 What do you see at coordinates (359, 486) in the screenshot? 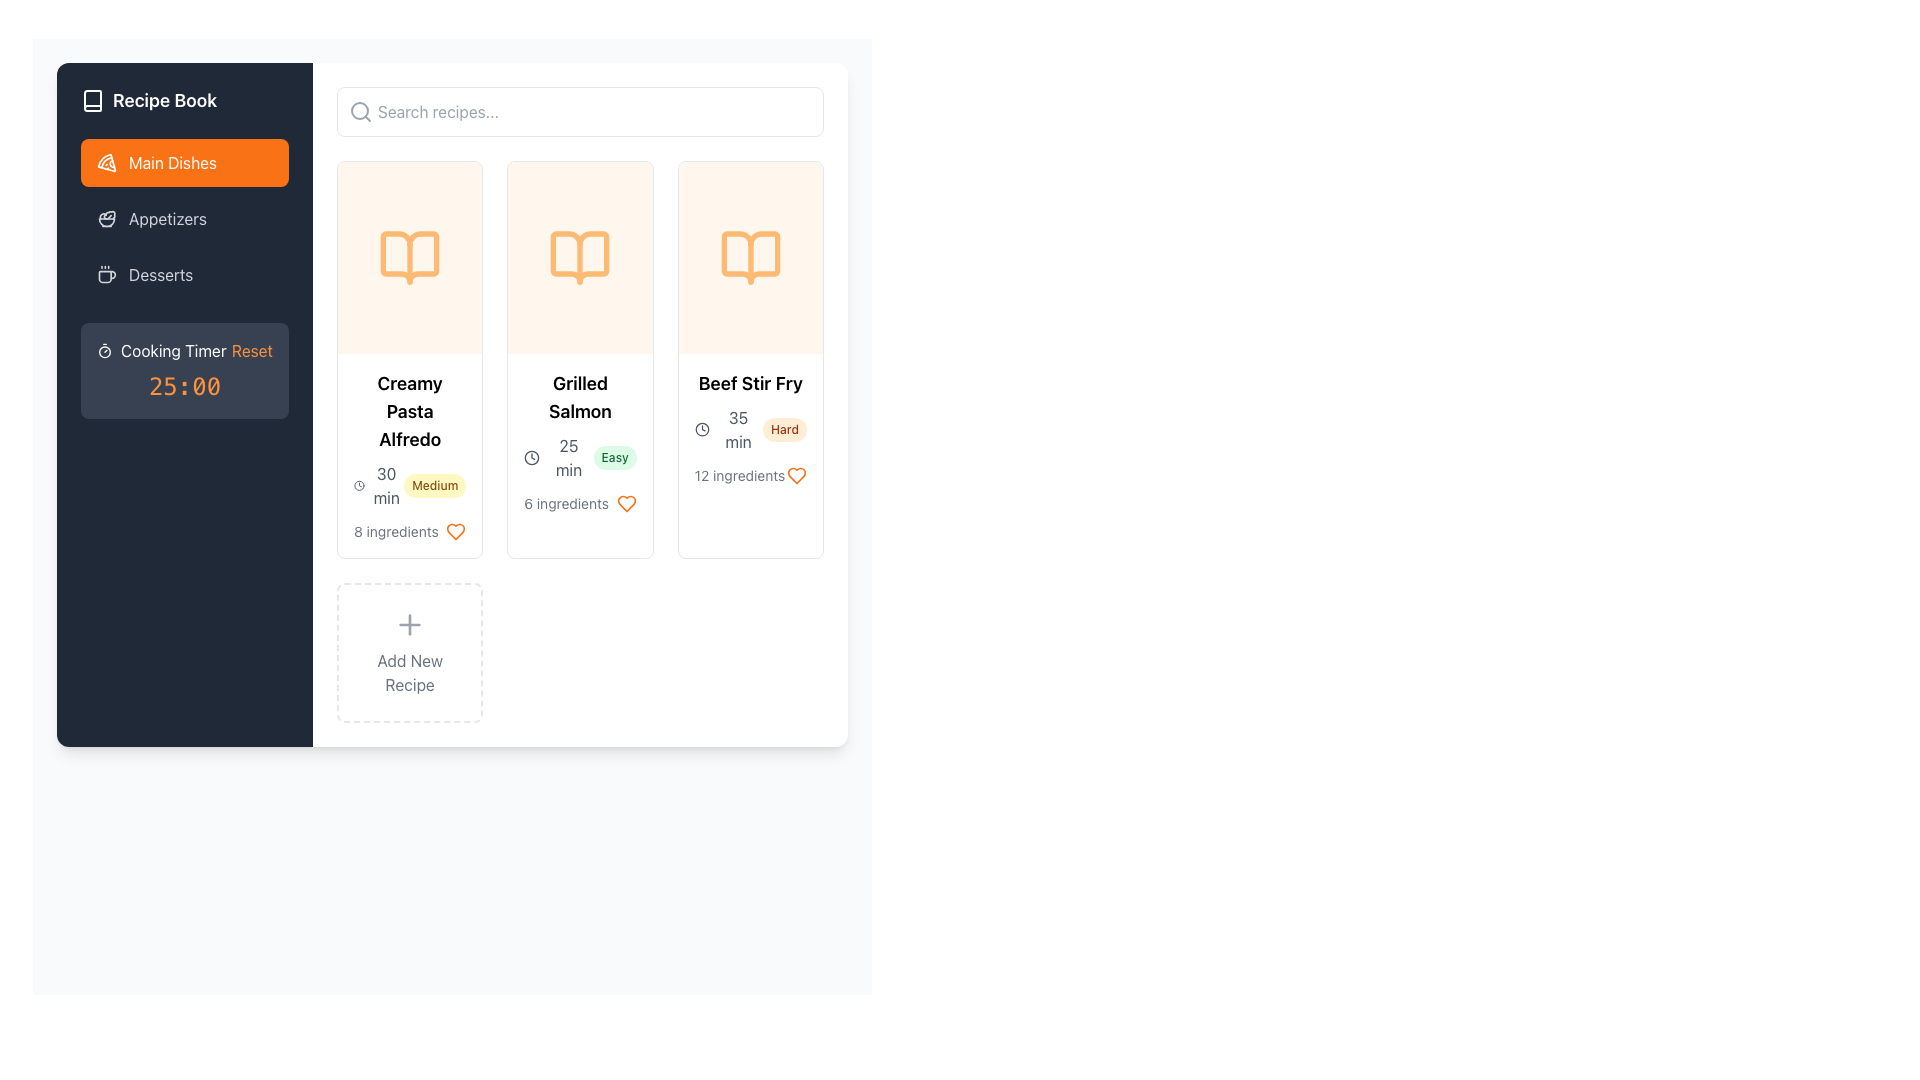
I see `the clock icon representing the preparation time of the 'Creamy Pasta Alfredo' dish, located in the leftmost card under the header section` at bounding box center [359, 486].